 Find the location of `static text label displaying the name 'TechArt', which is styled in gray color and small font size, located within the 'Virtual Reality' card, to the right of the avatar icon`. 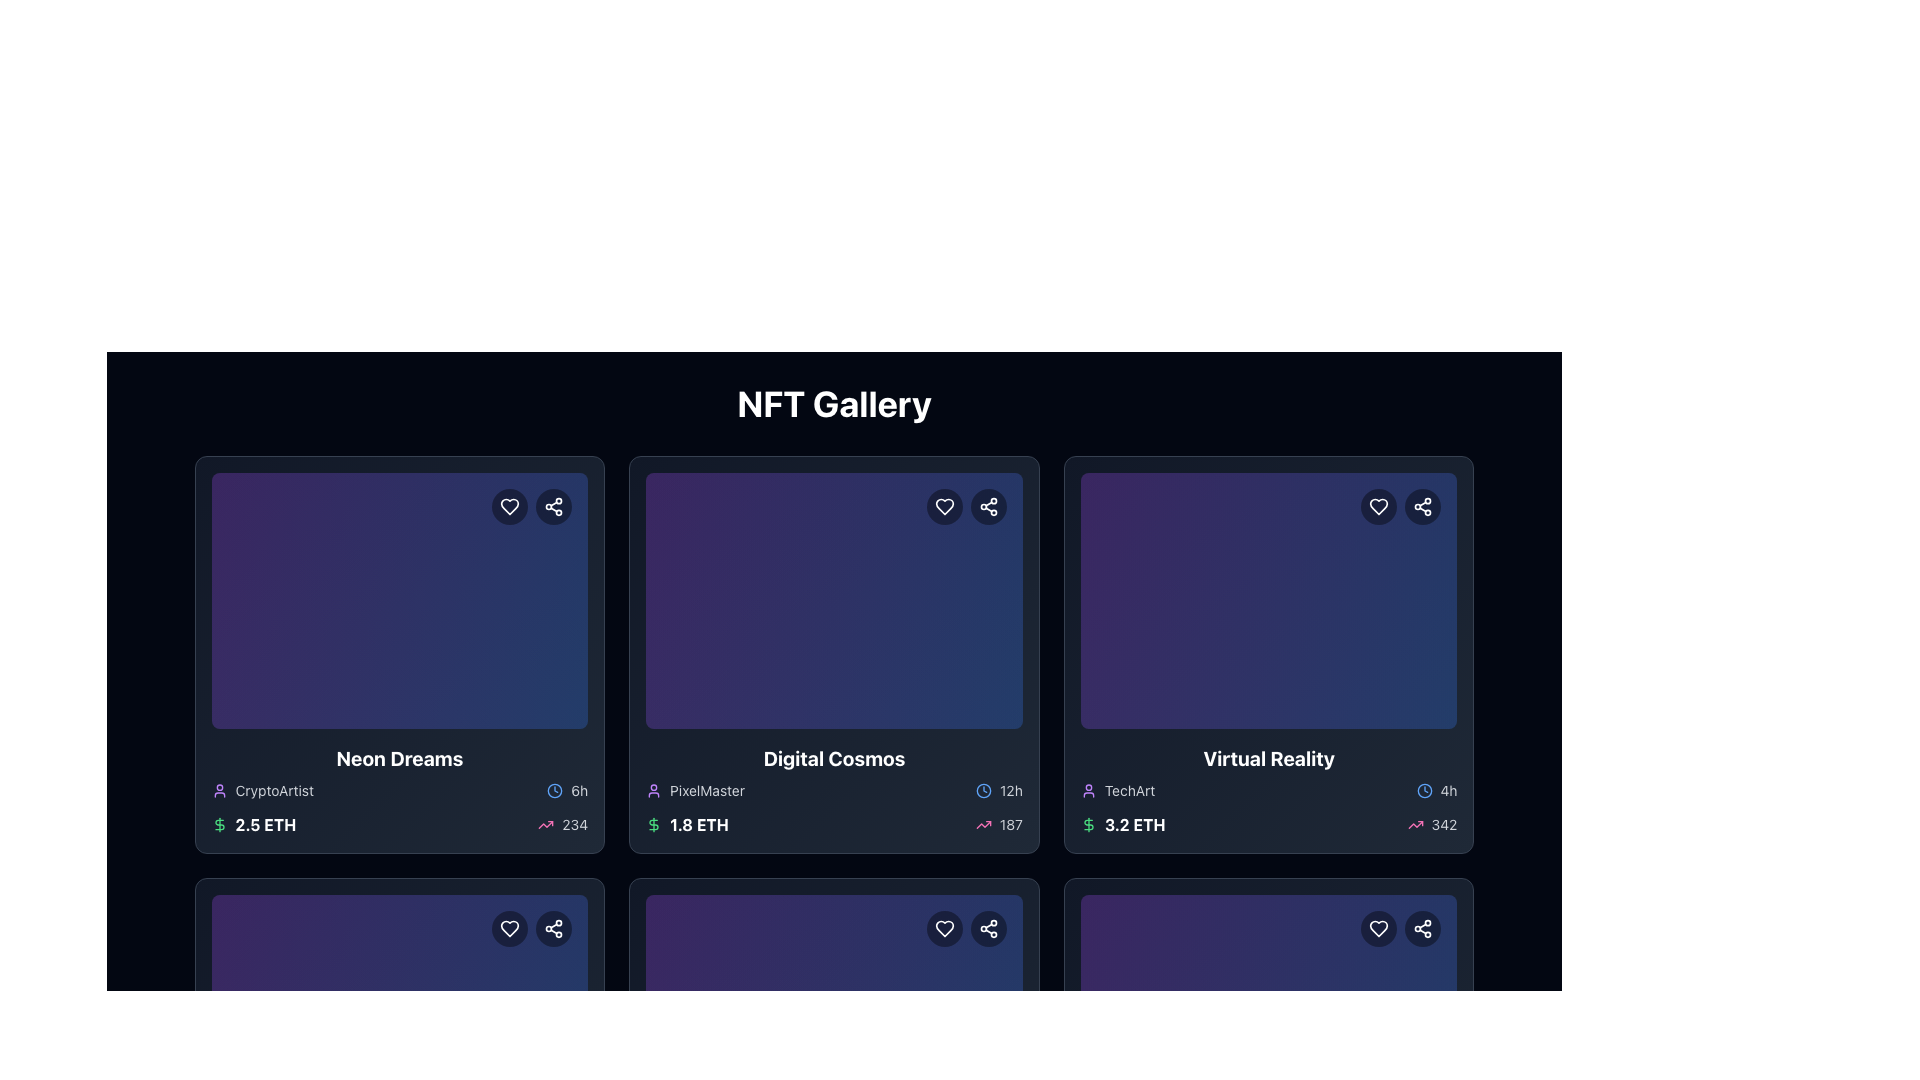

static text label displaying the name 'TechArt', which is styled in gray color and small font size, located within the 'Virtual Reality' card, to the right of the avatar icon is located at coordinates (1130, 789).